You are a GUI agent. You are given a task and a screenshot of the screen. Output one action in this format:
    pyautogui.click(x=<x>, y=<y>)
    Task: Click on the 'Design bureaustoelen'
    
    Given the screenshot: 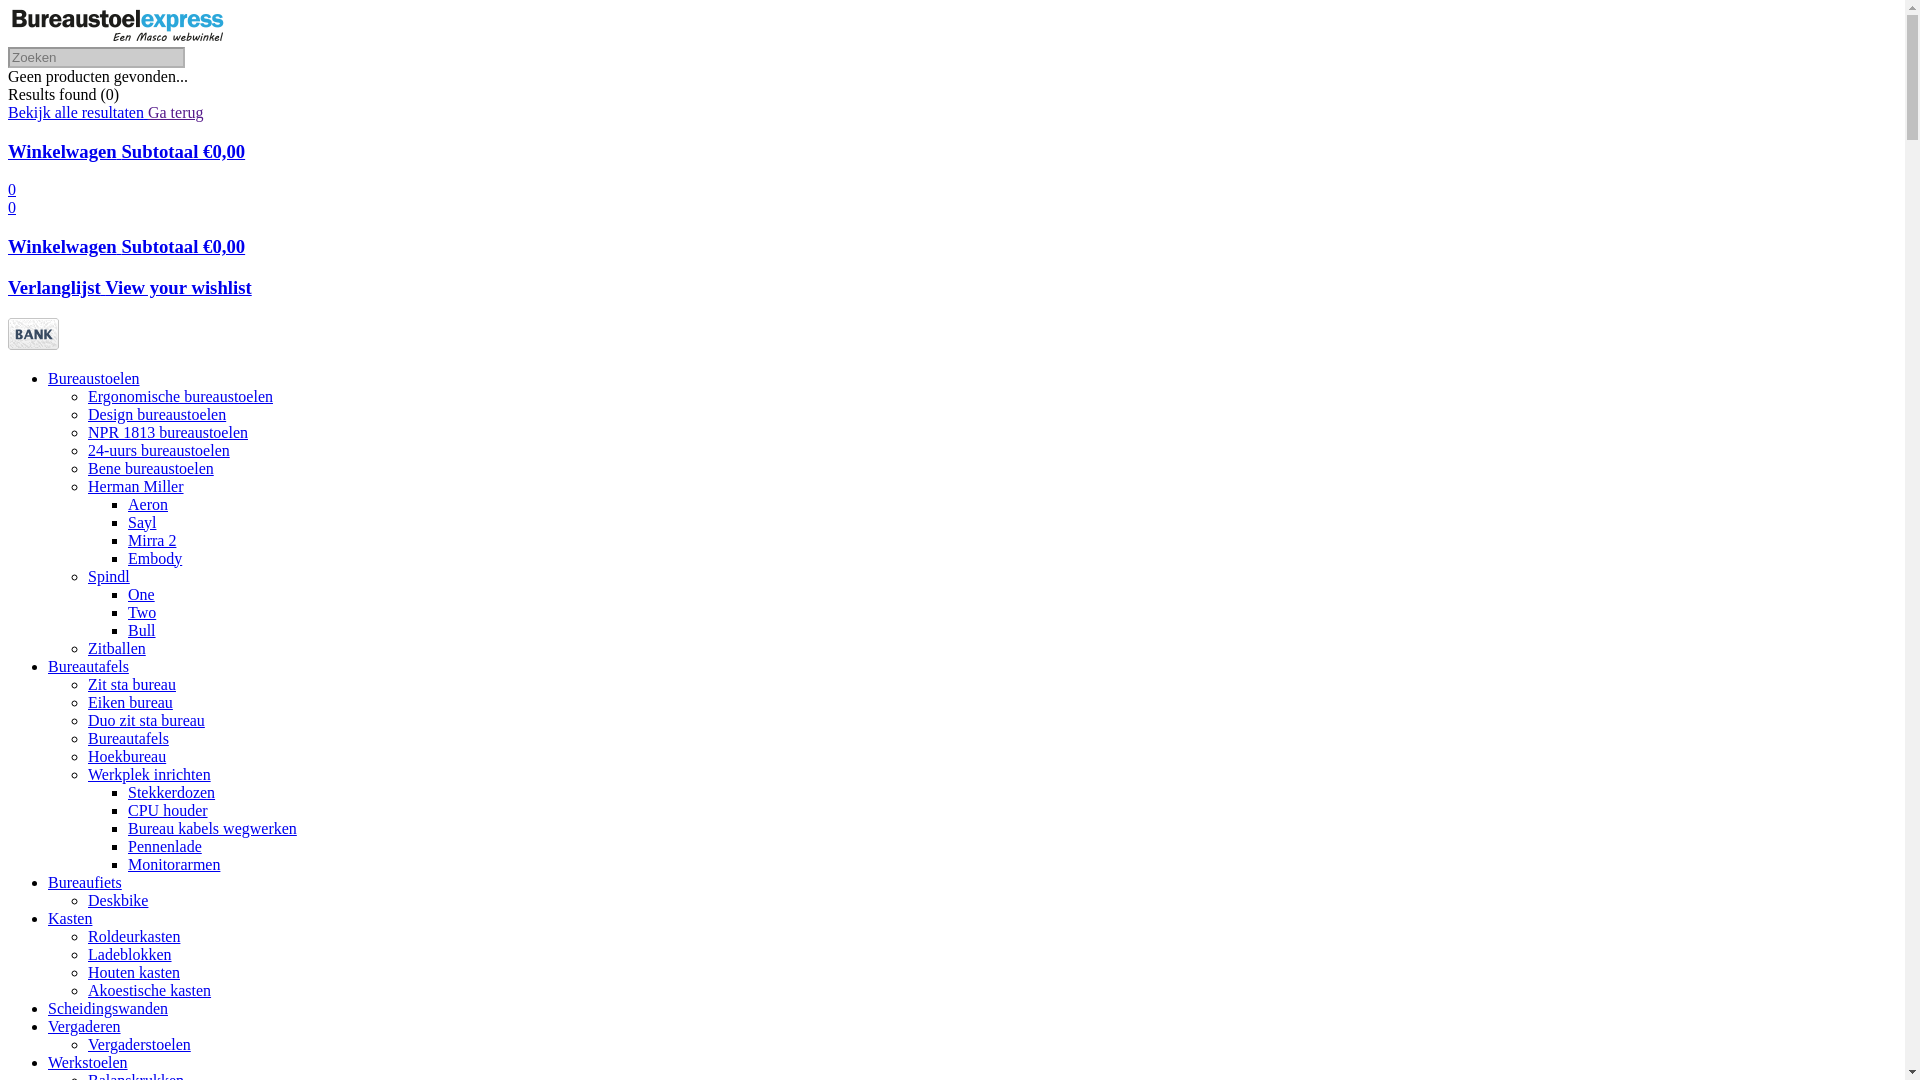 What is the action you would take?
    pyautogui.click(x=156, y=413)
    